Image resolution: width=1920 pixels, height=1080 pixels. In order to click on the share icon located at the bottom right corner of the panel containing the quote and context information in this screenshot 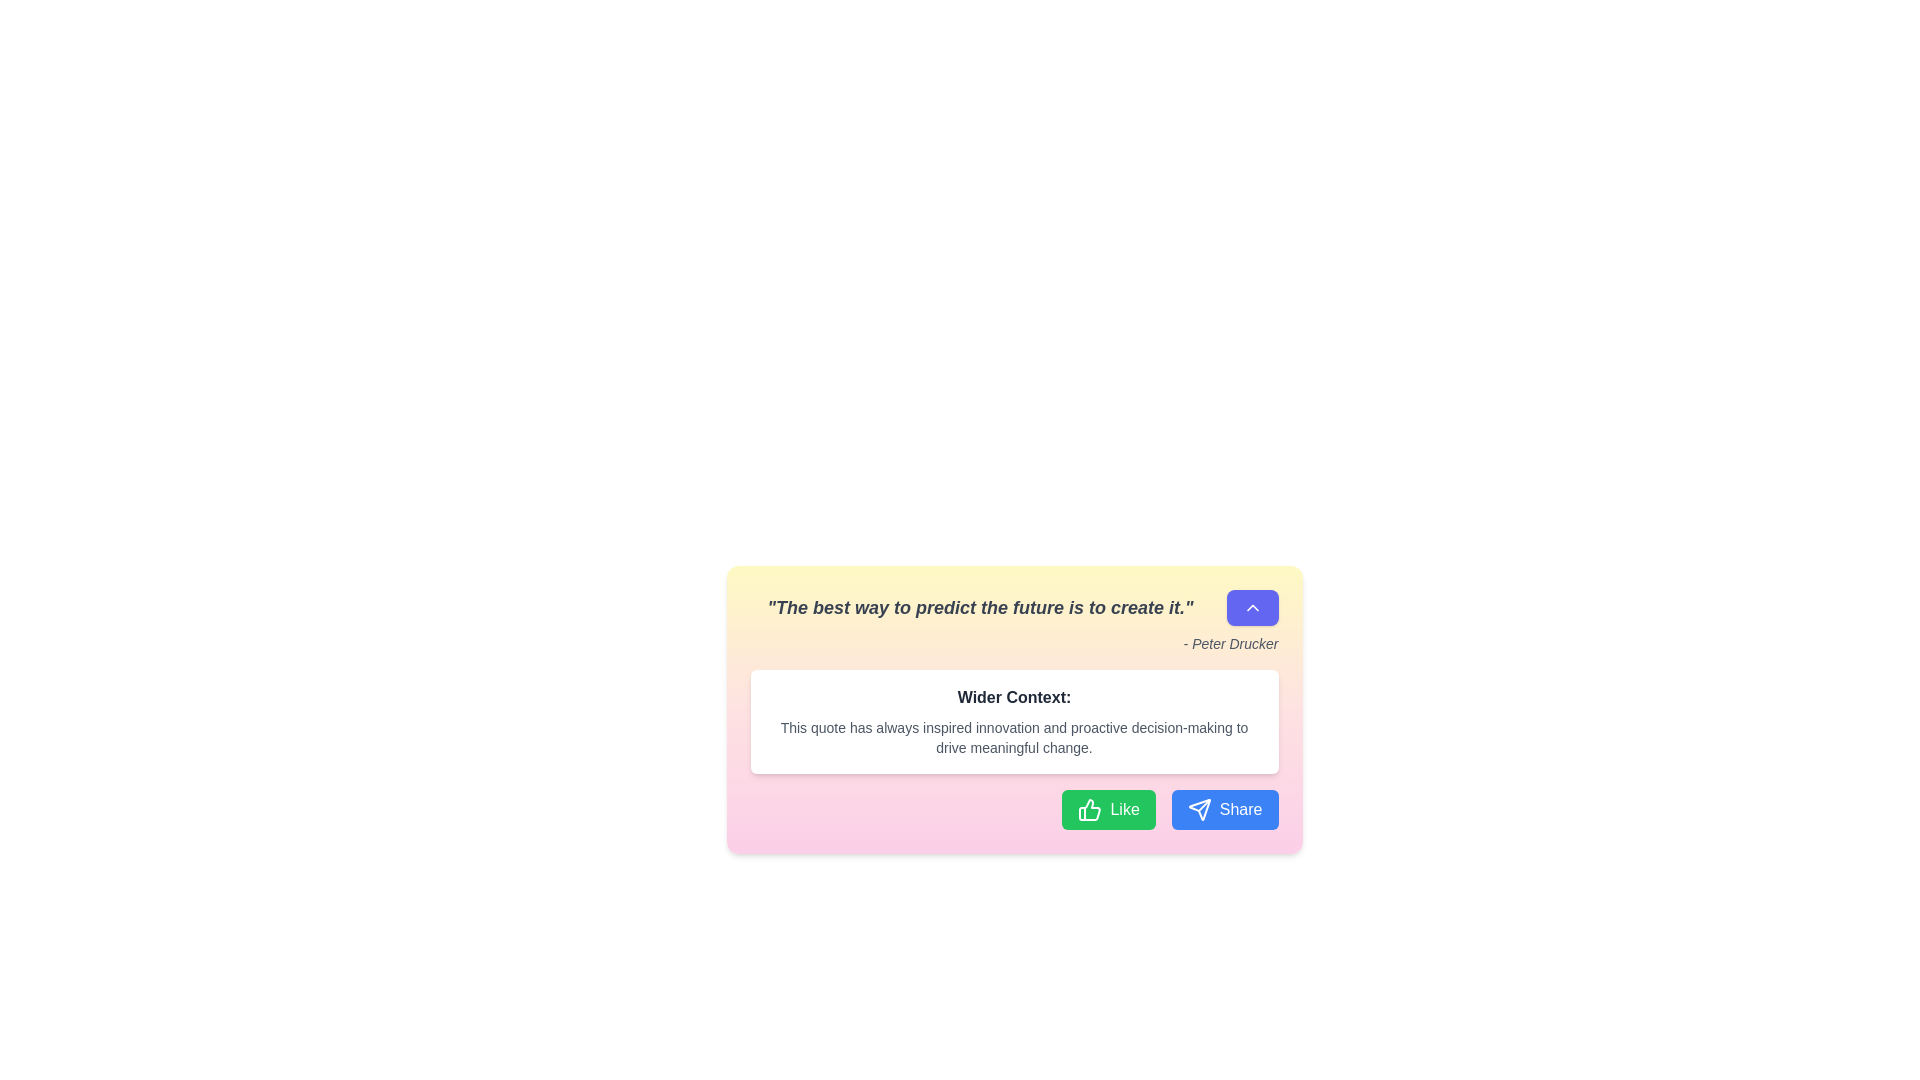, I will do `click(1199, 810)`.